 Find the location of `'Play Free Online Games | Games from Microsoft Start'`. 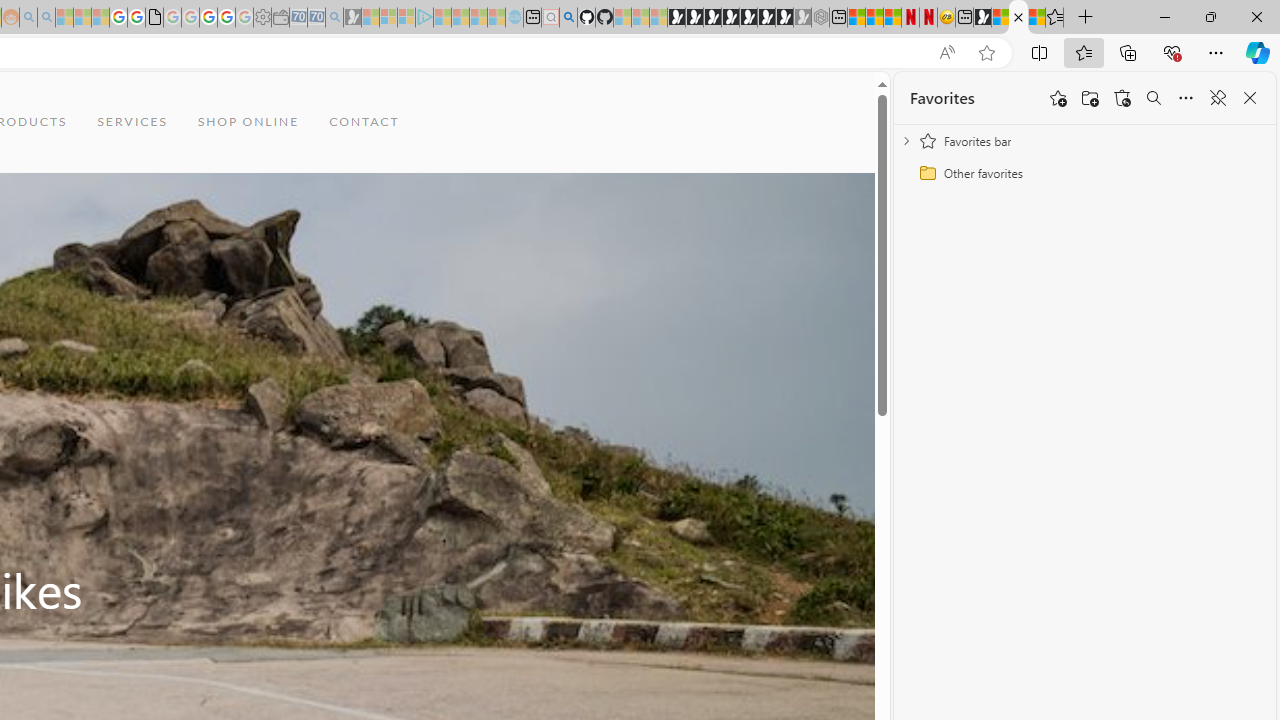

'Play Free Online Games | Games from Microsoft Start' is located at coordinates (676, 17).